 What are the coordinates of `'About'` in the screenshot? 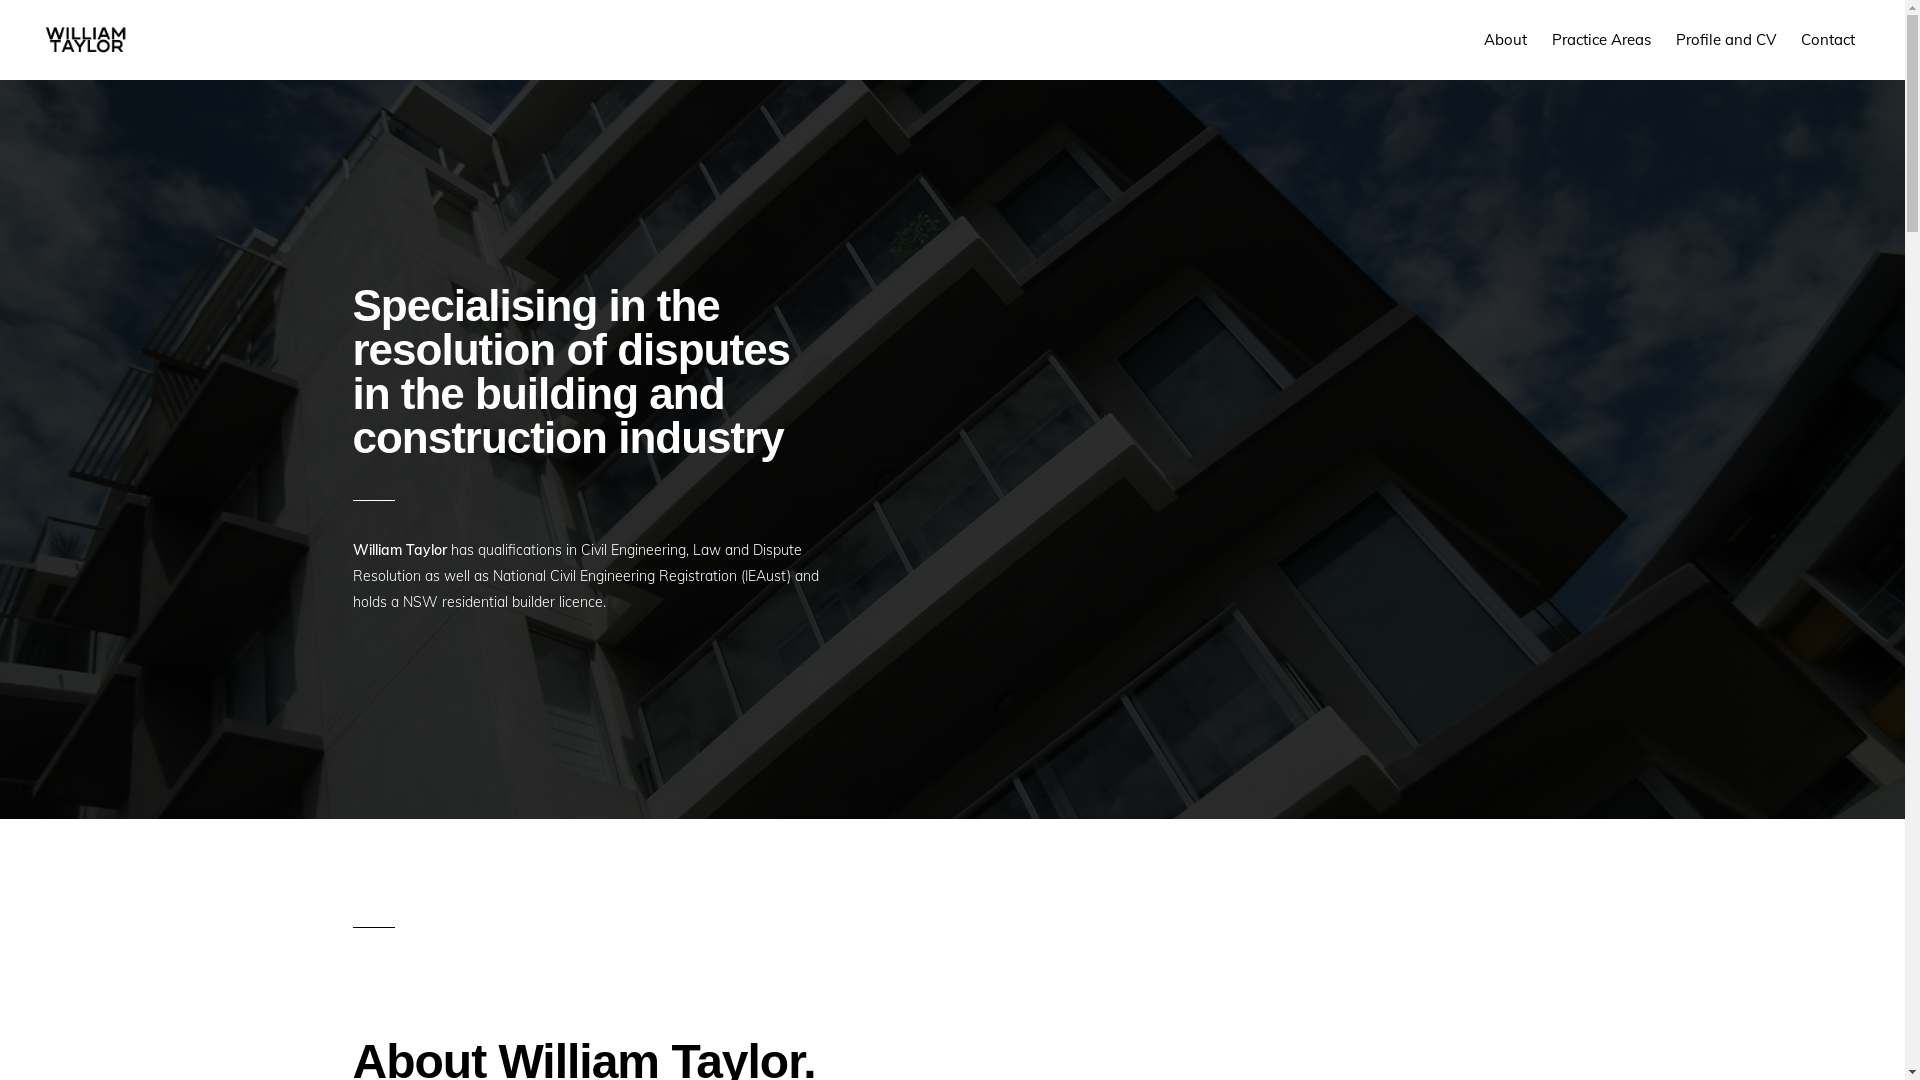 It's located at (1505, 39).